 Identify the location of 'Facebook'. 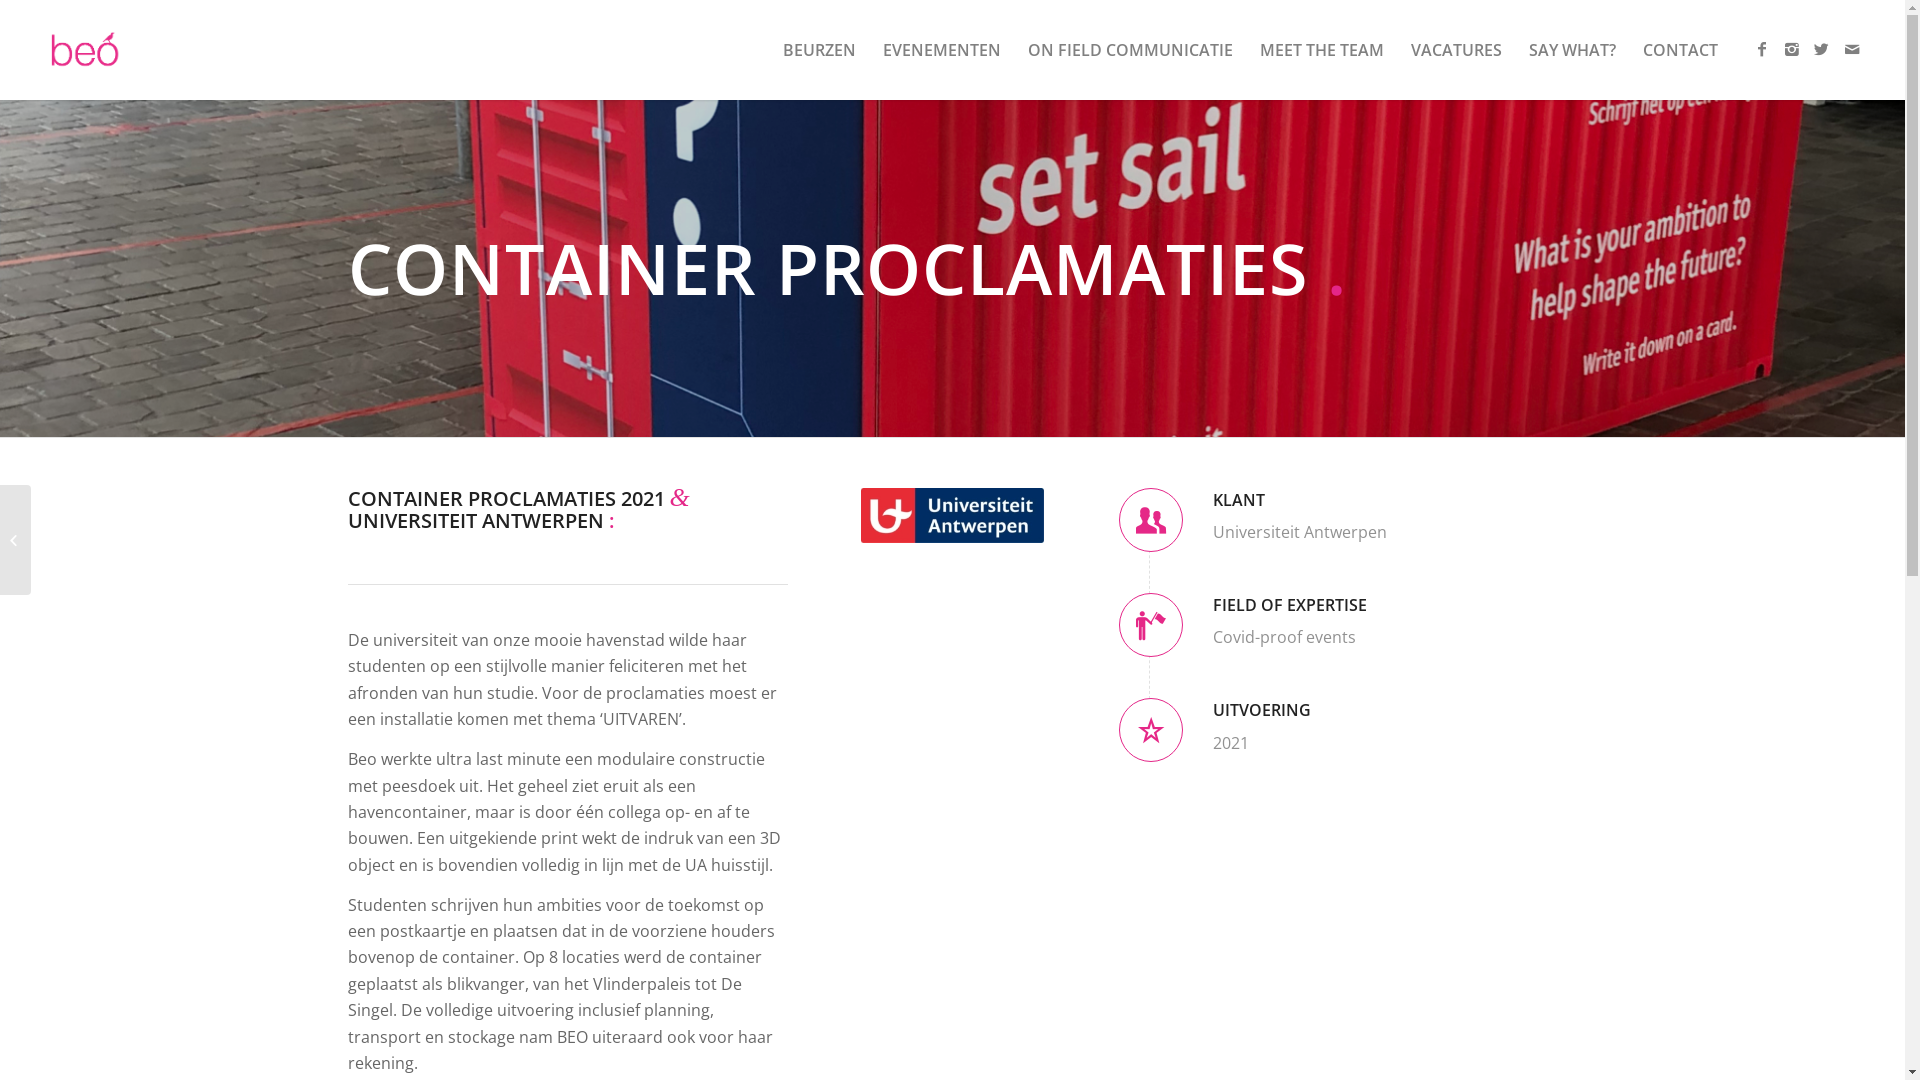
(1746, 48).